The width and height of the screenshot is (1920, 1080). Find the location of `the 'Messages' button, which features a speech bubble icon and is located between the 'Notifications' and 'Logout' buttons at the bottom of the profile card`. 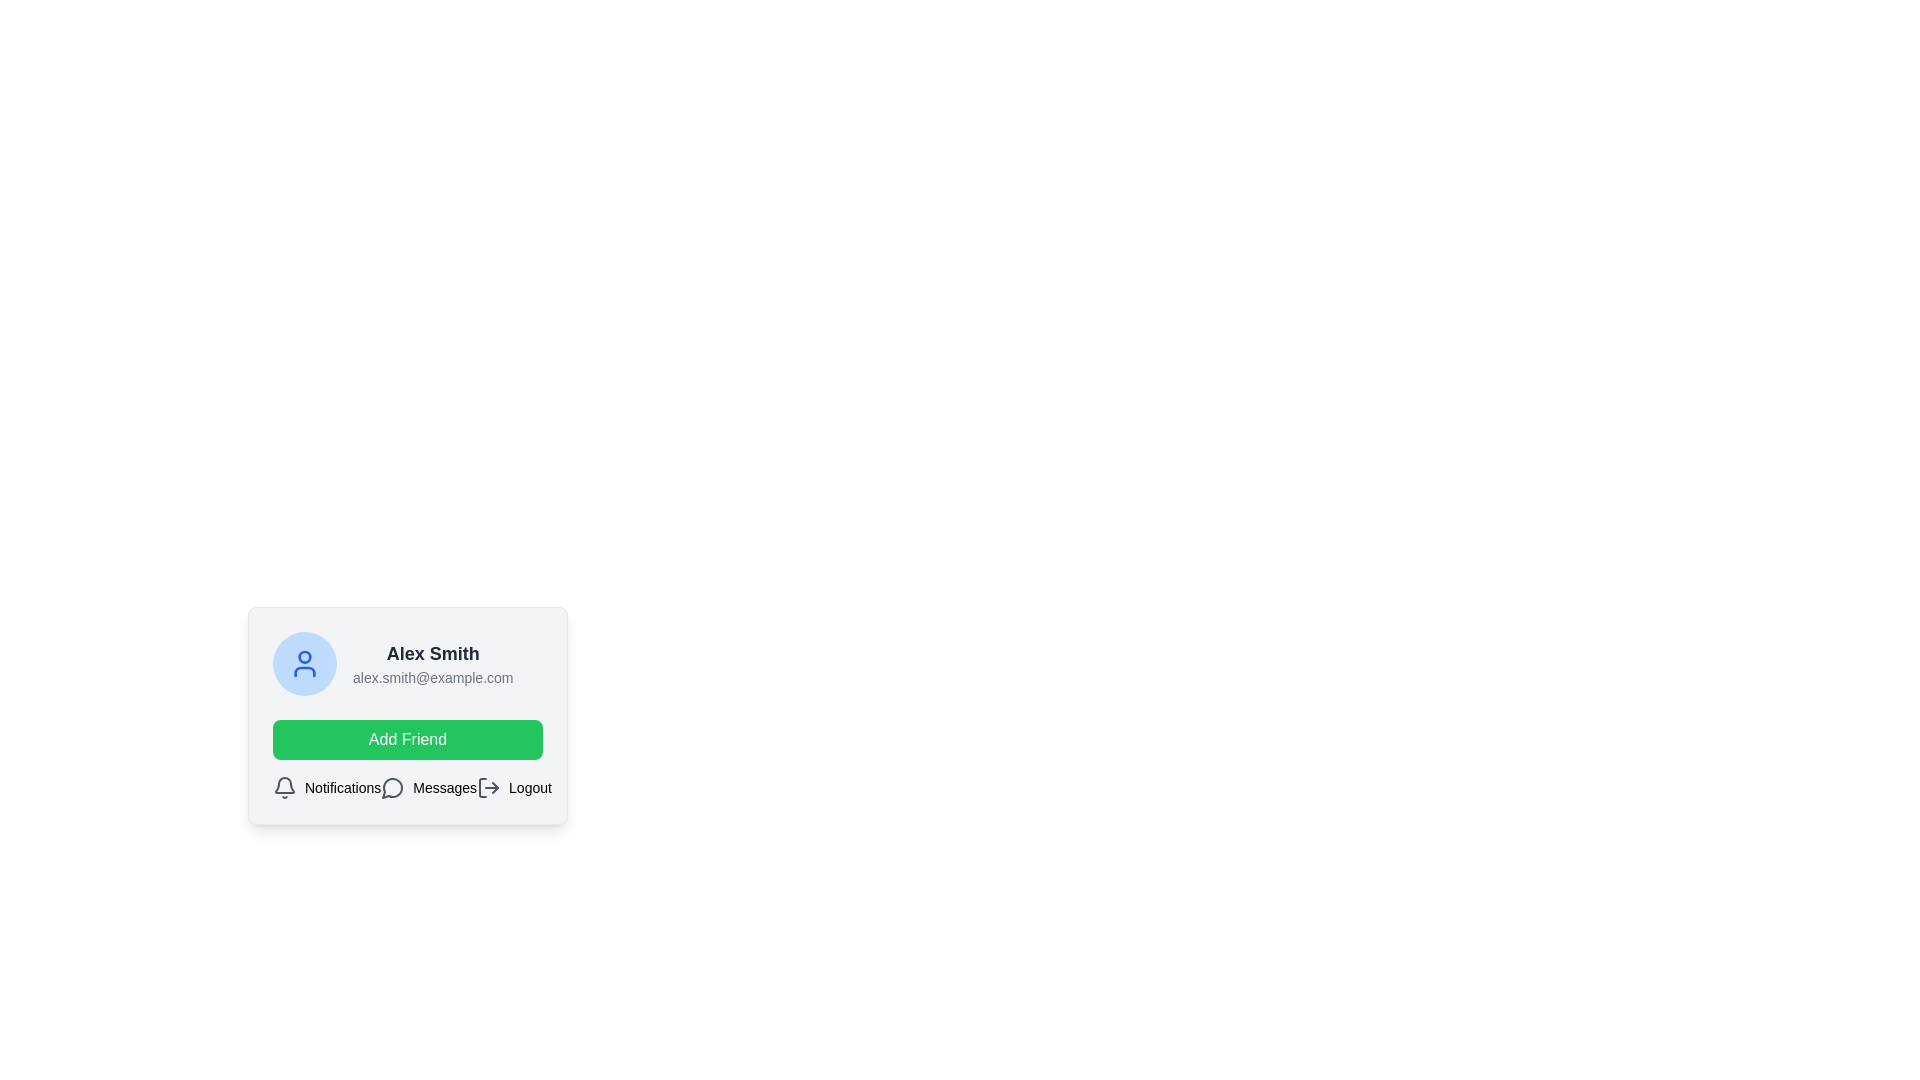

the 'Messages' button, which features a speech bubble icon and is located between the 'Notifications' and 'Logout' buttons at the bottom of the profile card is located at coordinates (428, 786).